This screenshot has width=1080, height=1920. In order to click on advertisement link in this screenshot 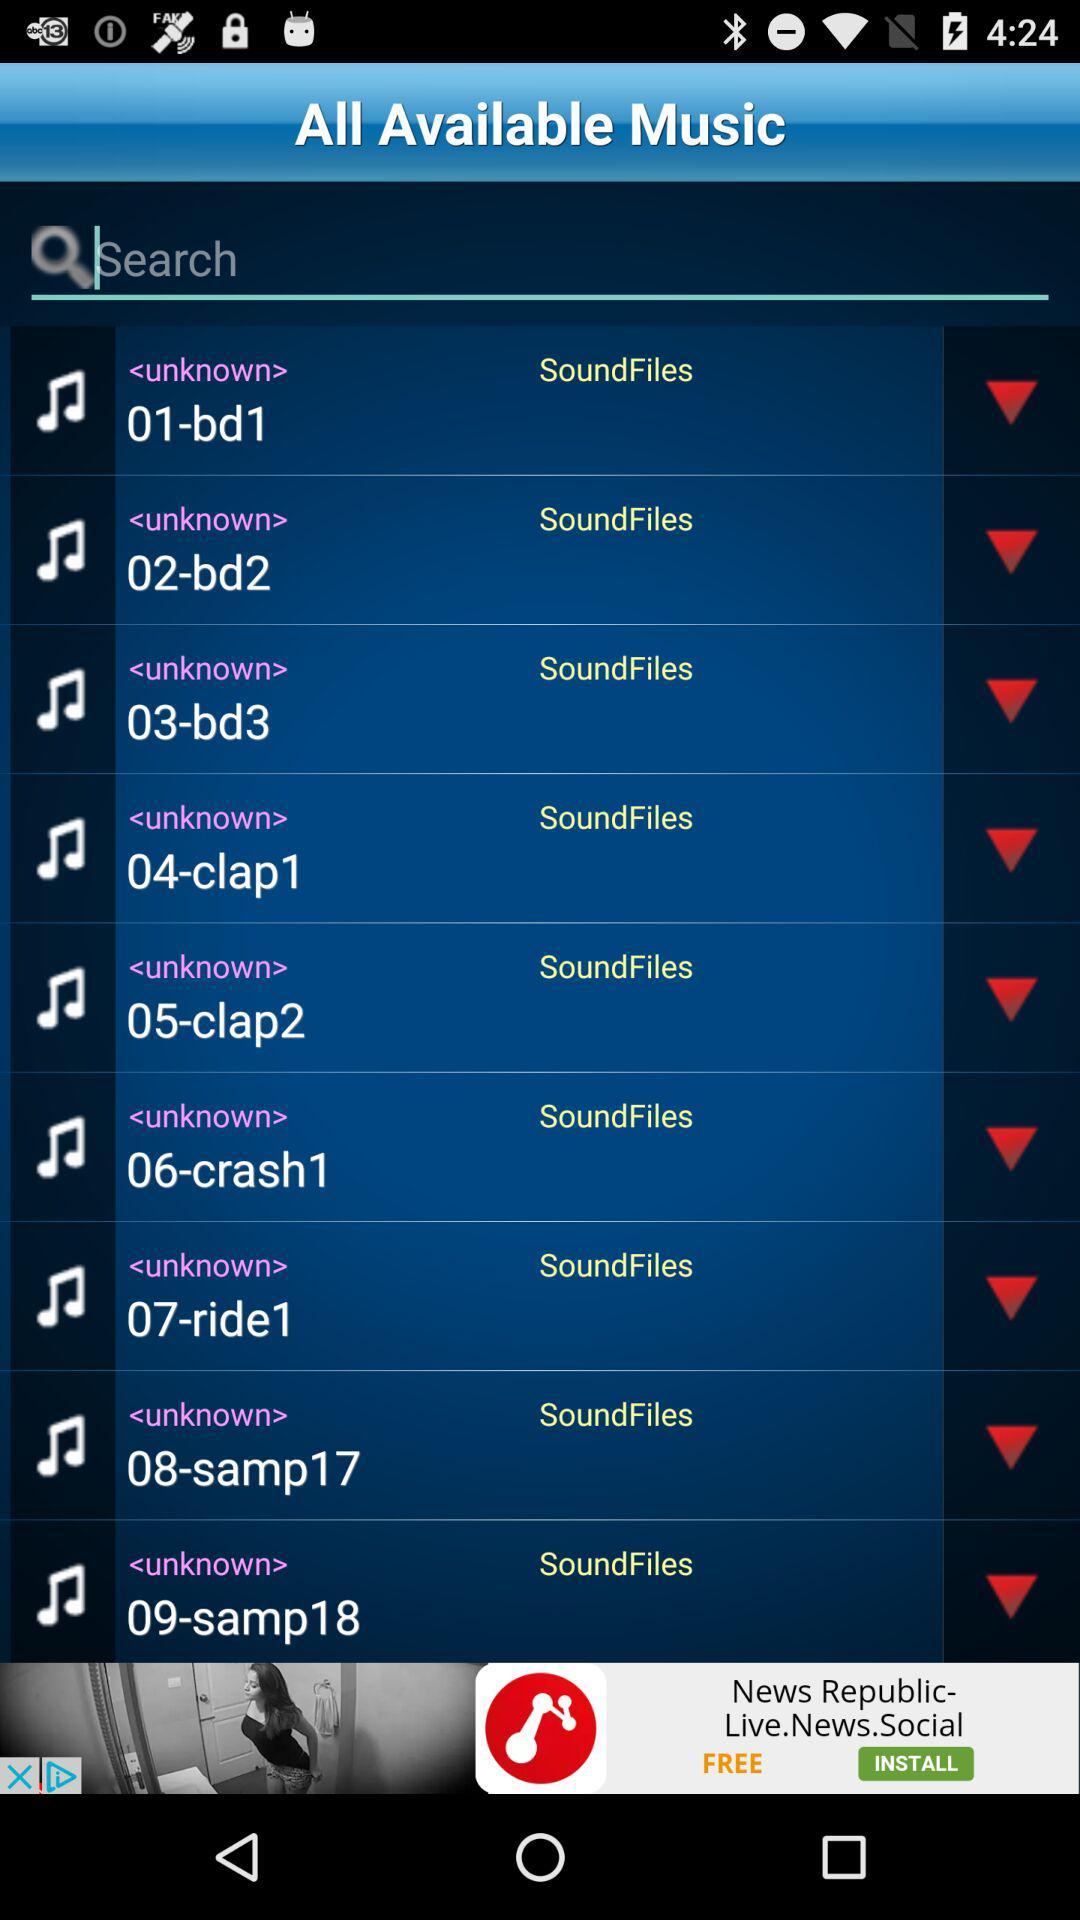, I will do `click(540, 1727)`.